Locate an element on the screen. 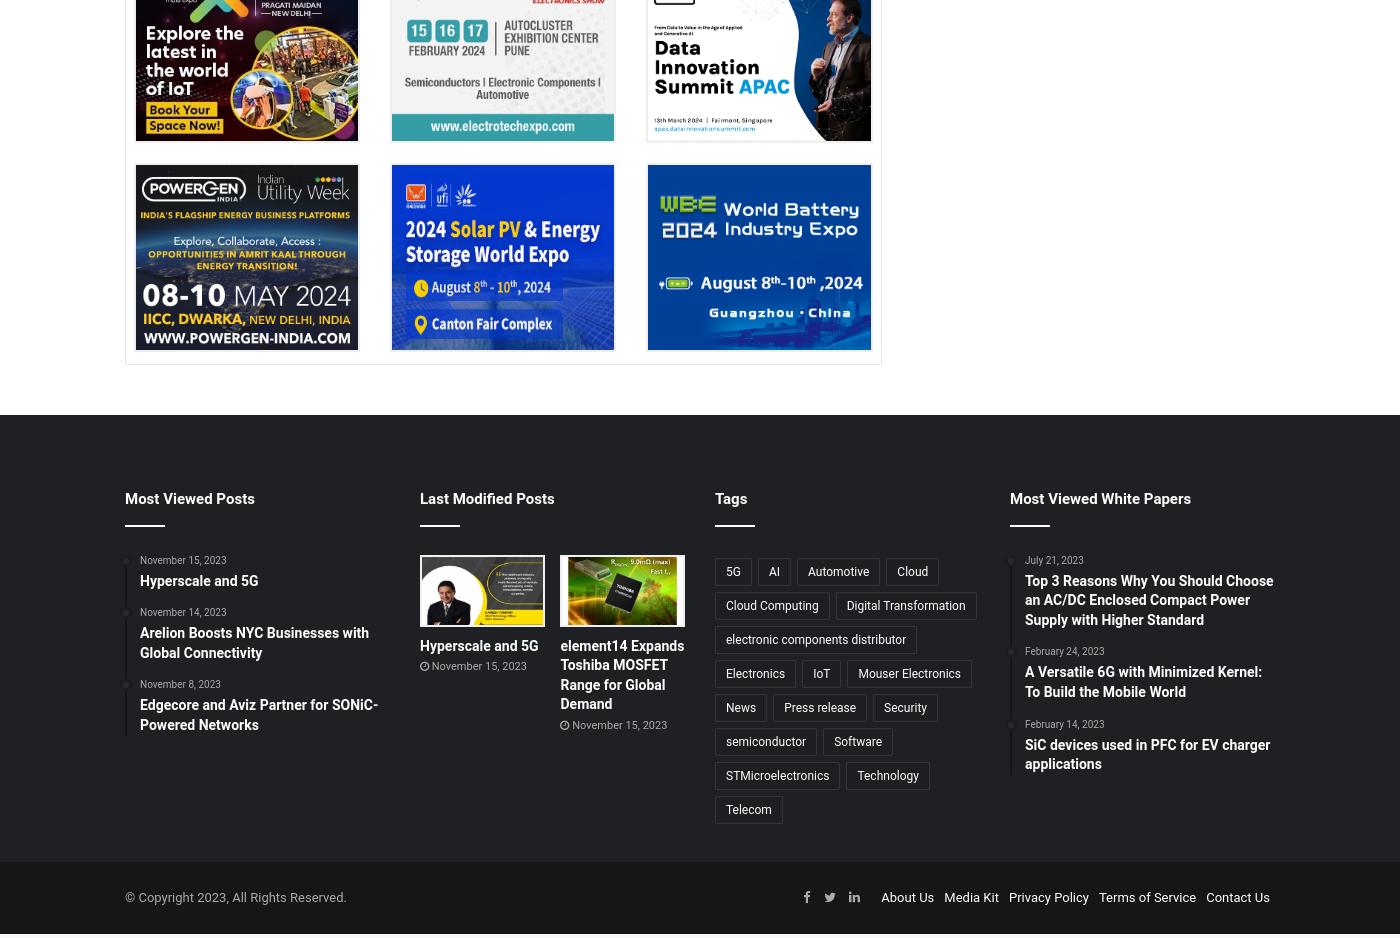 Image resolution: width=1400 pixels, height=938 pixels. 'November 8, 2023' is located at coordinates (179, 684).